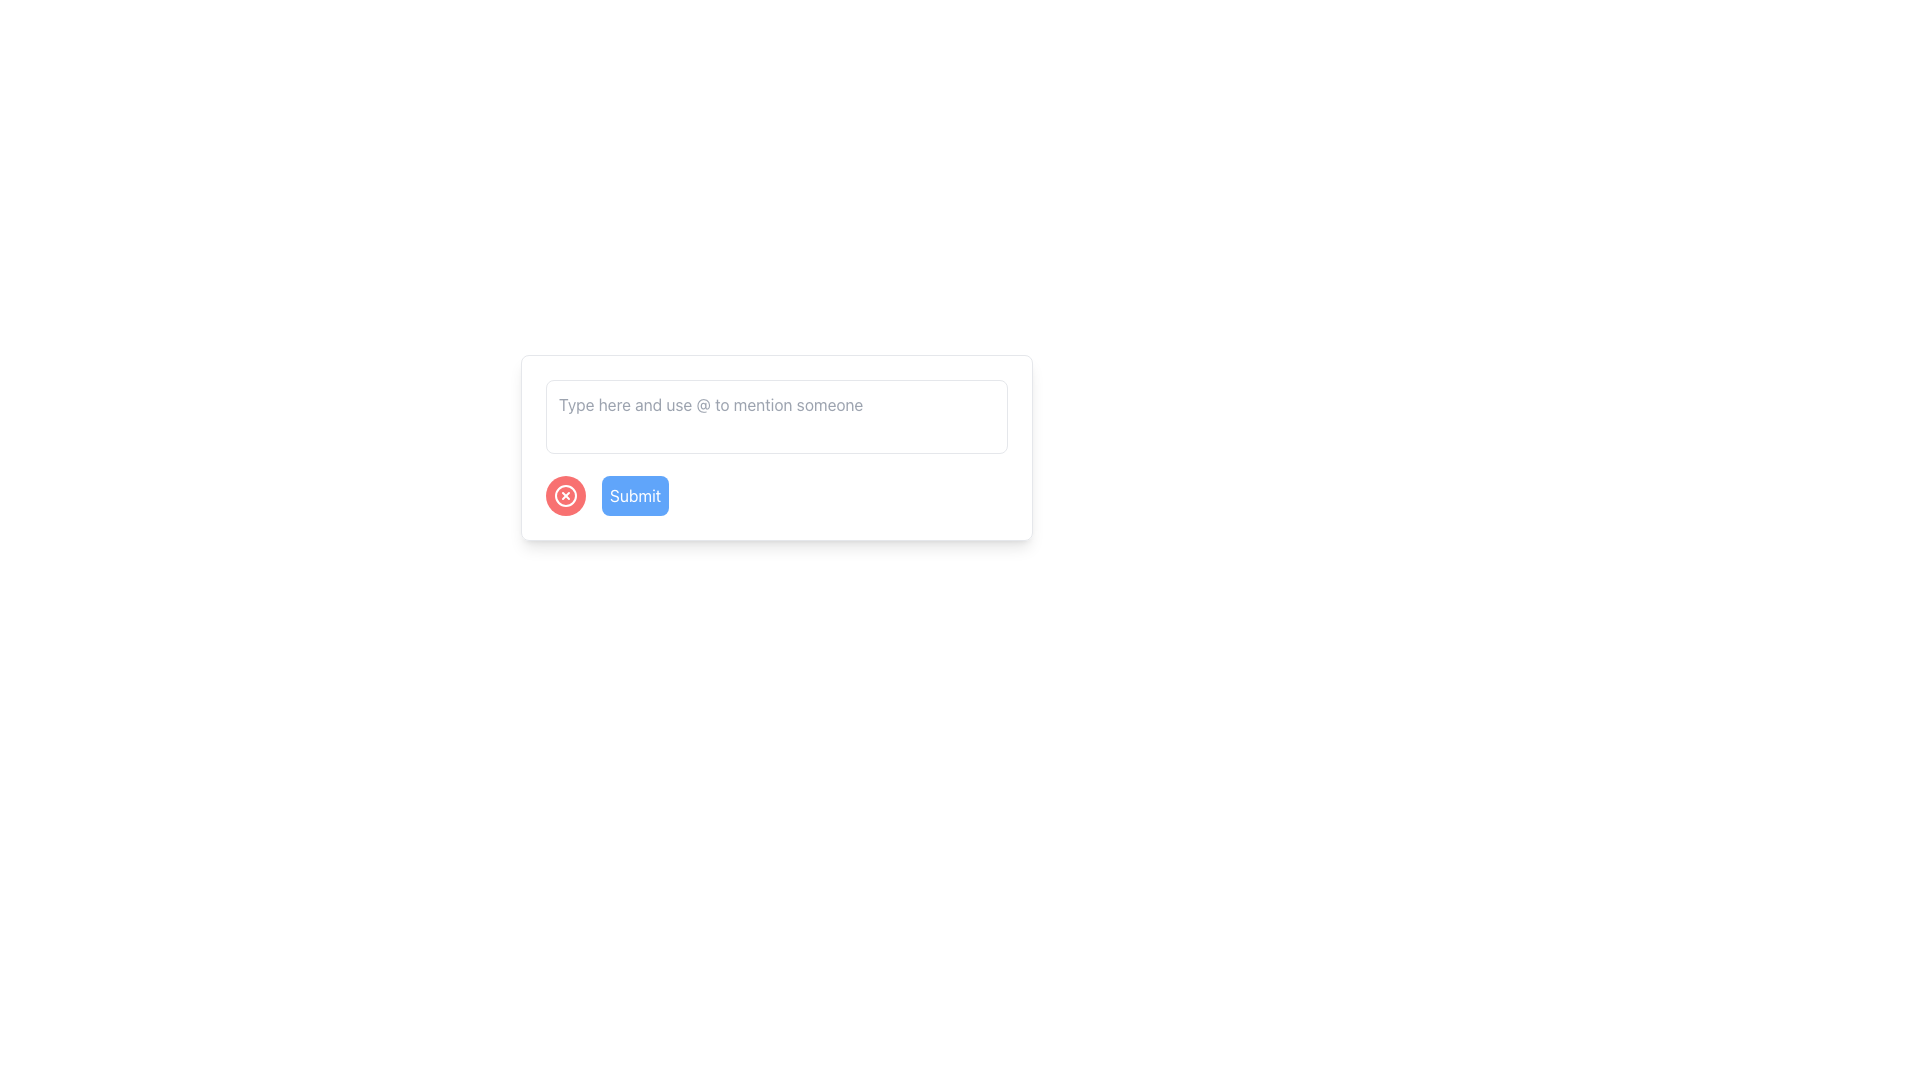 This screenshot has width=1920, height=1080. I want to click on the leftmost button designed to clear input or content, located below a white input field, so click(565, 495).